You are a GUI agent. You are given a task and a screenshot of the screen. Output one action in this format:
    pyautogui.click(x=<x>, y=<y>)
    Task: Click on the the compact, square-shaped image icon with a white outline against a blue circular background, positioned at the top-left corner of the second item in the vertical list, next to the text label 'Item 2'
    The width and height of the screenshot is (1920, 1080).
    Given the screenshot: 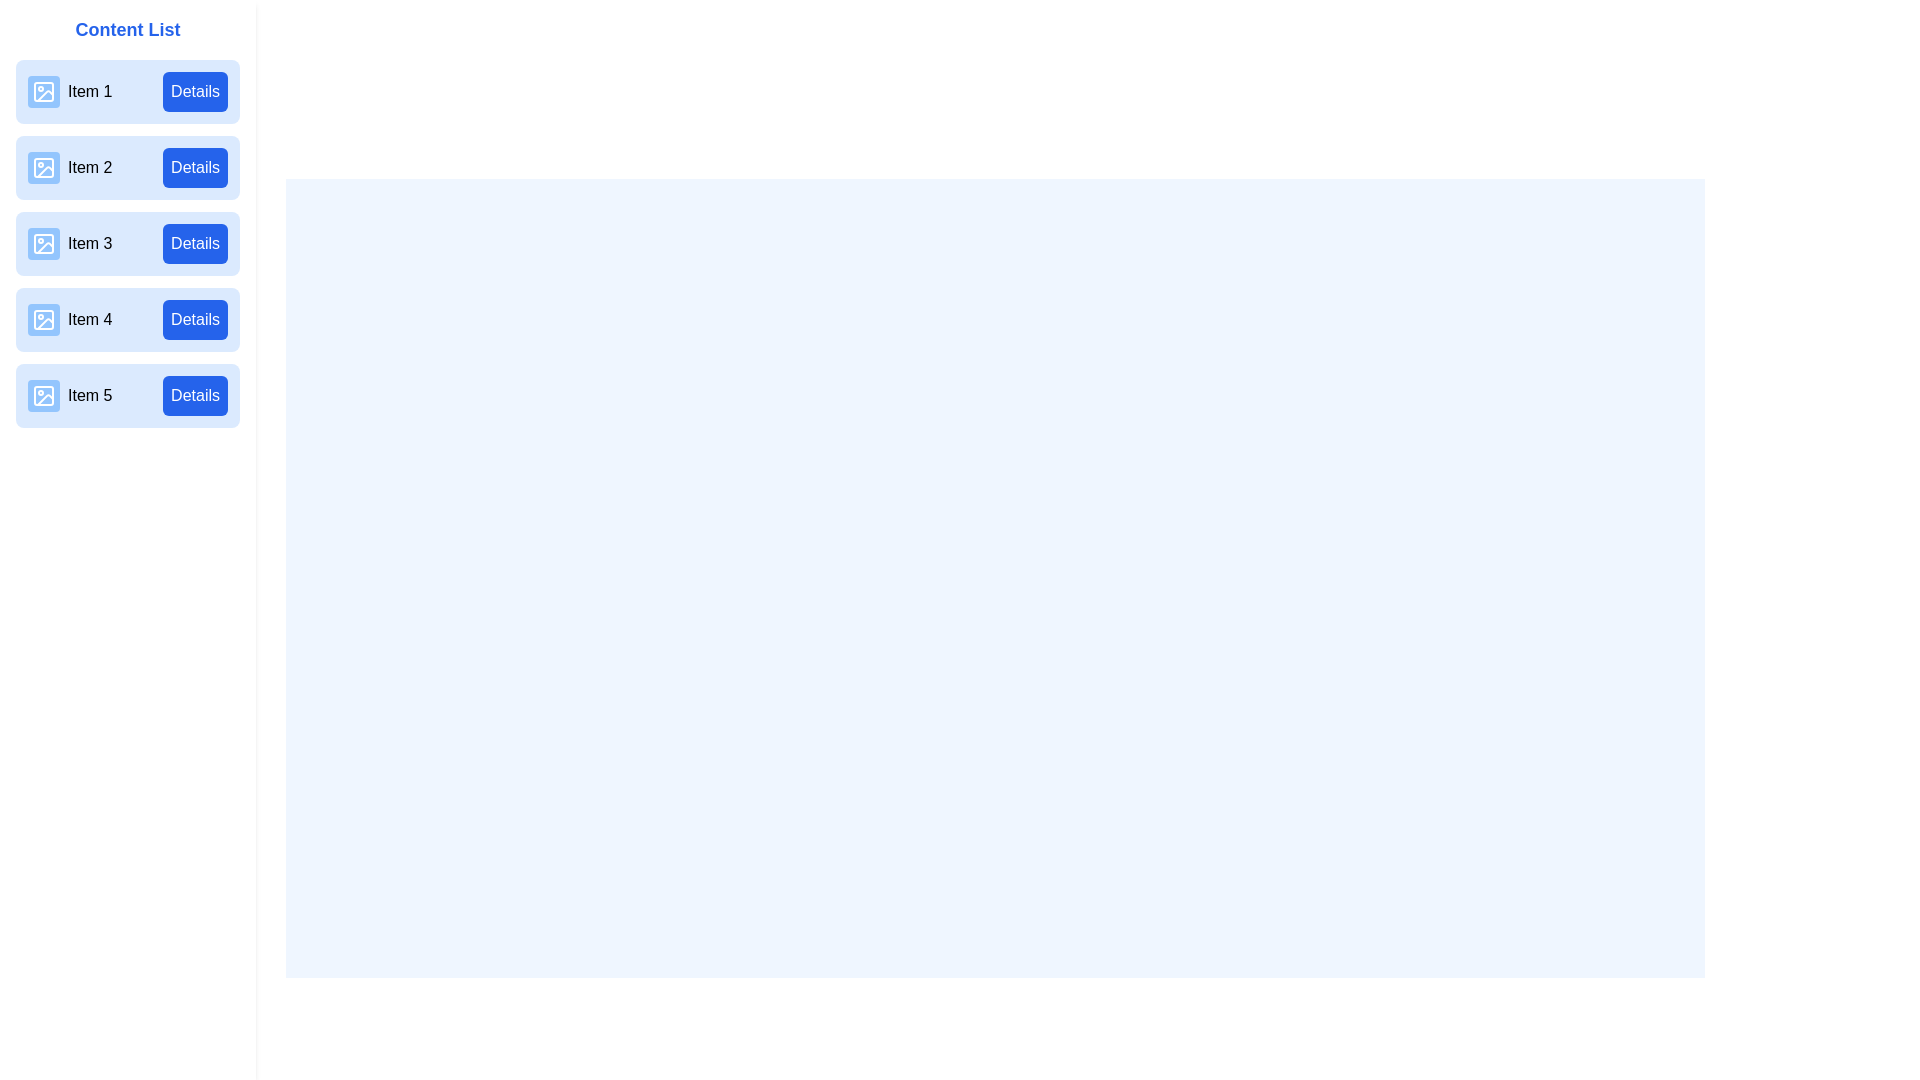 What is the action you would take?
    pyautogui.click(x=43, y=167)
    